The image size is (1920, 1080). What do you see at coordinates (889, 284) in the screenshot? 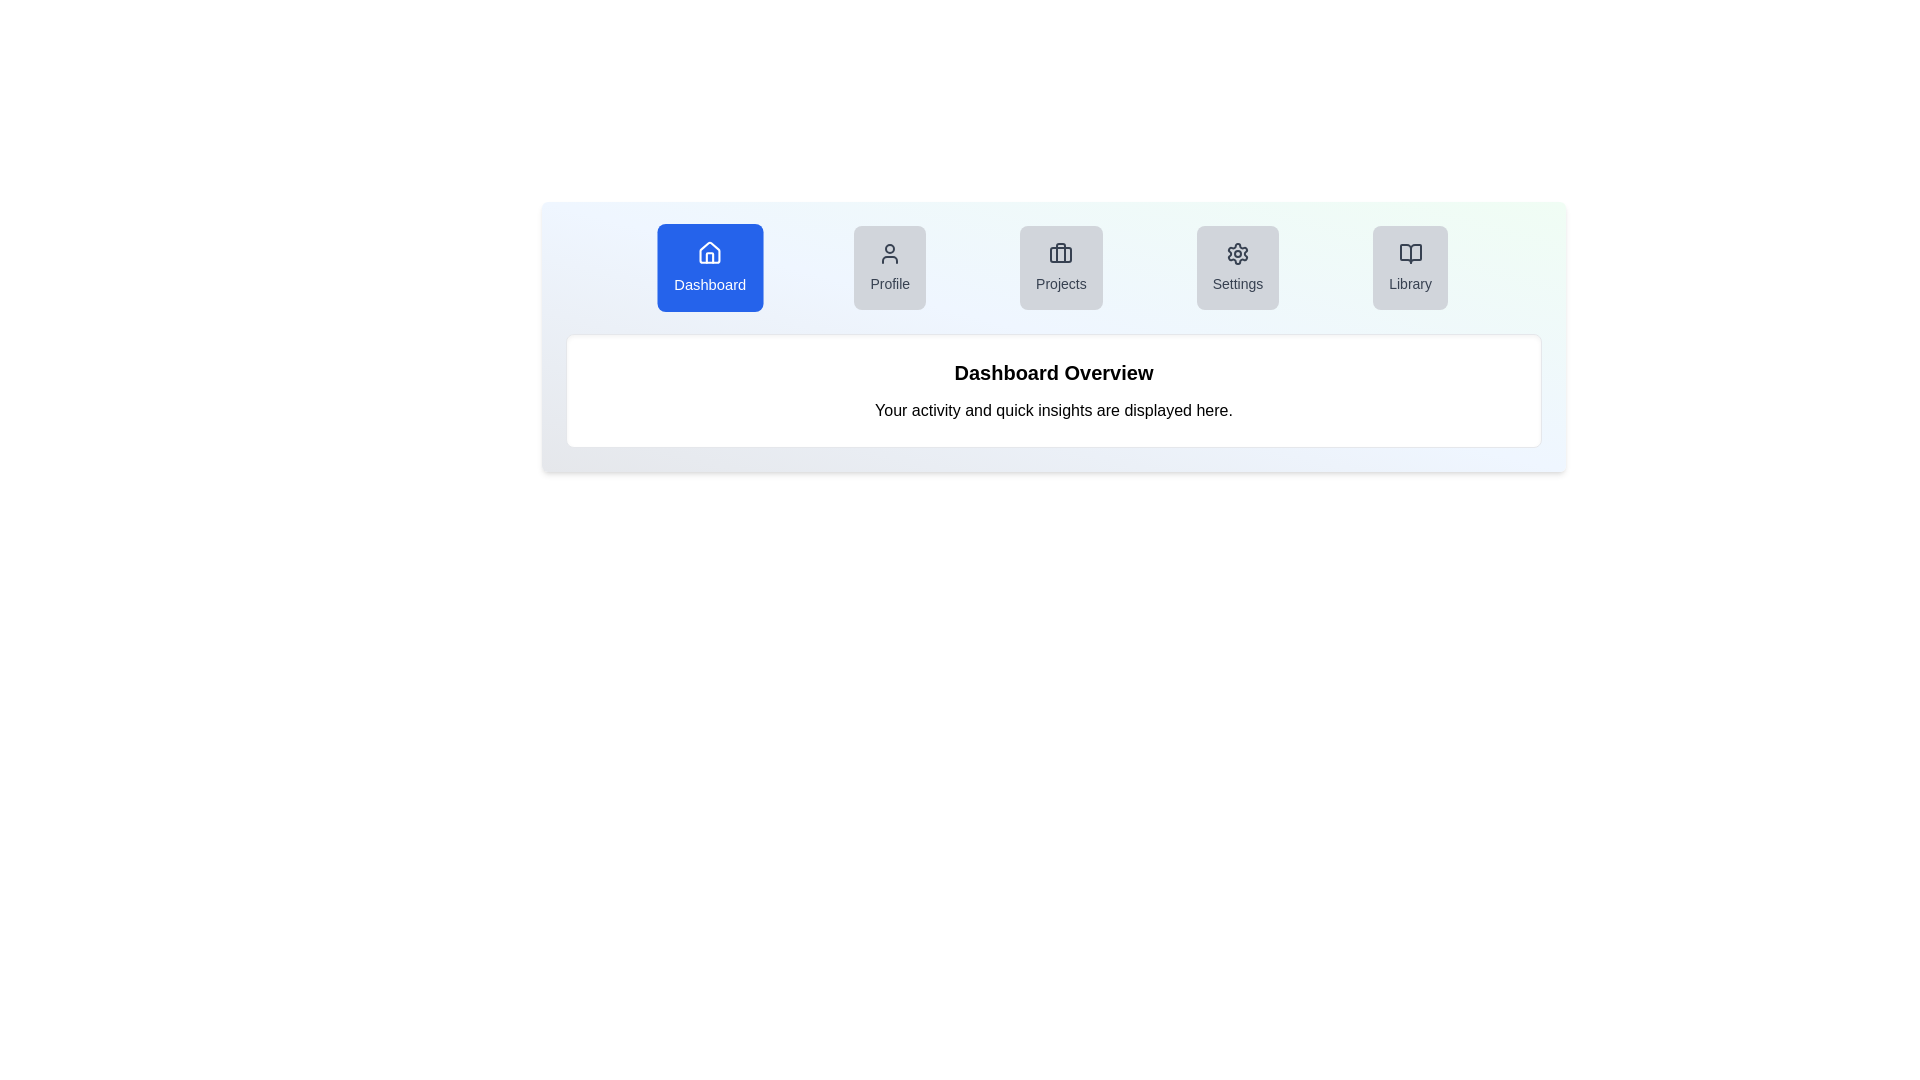
I see `text label that says 'Profile', which is located beneath a user icon in a horizontal navigation bar with a light gray background` at bounding box center [889, 284].